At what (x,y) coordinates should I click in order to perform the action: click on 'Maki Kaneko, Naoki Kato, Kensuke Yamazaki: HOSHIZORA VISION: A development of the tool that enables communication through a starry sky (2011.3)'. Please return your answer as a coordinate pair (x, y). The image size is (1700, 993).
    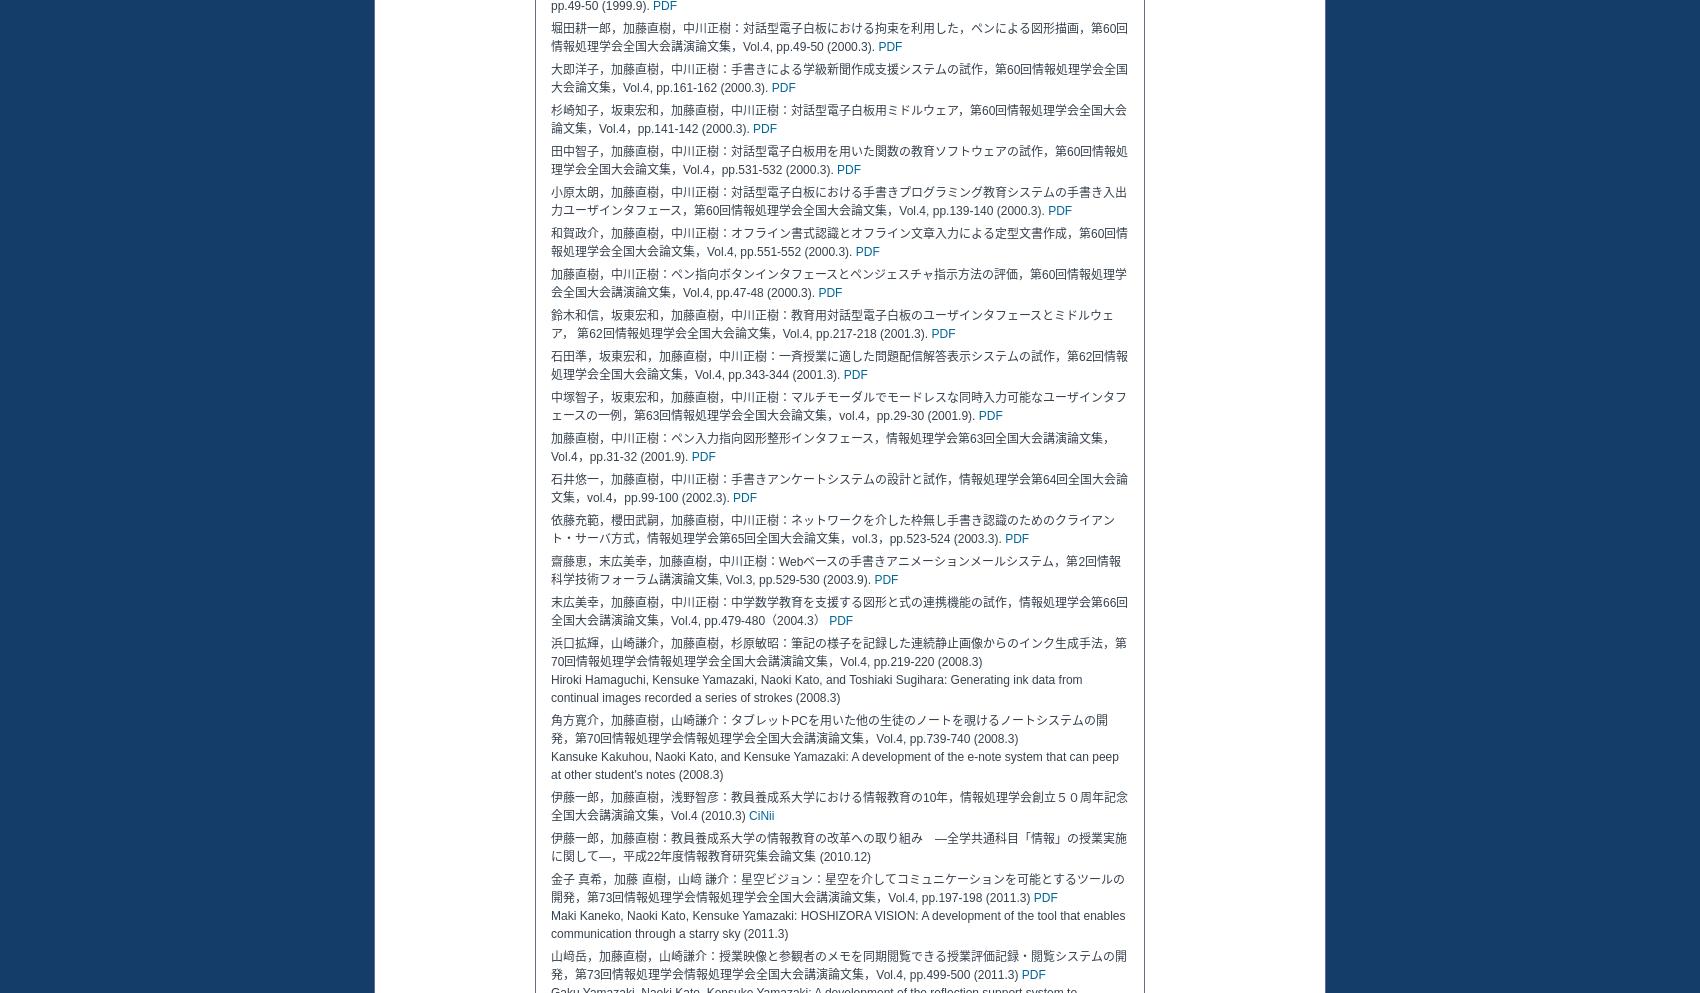
    Looking at the image, I should click on (836, 923).